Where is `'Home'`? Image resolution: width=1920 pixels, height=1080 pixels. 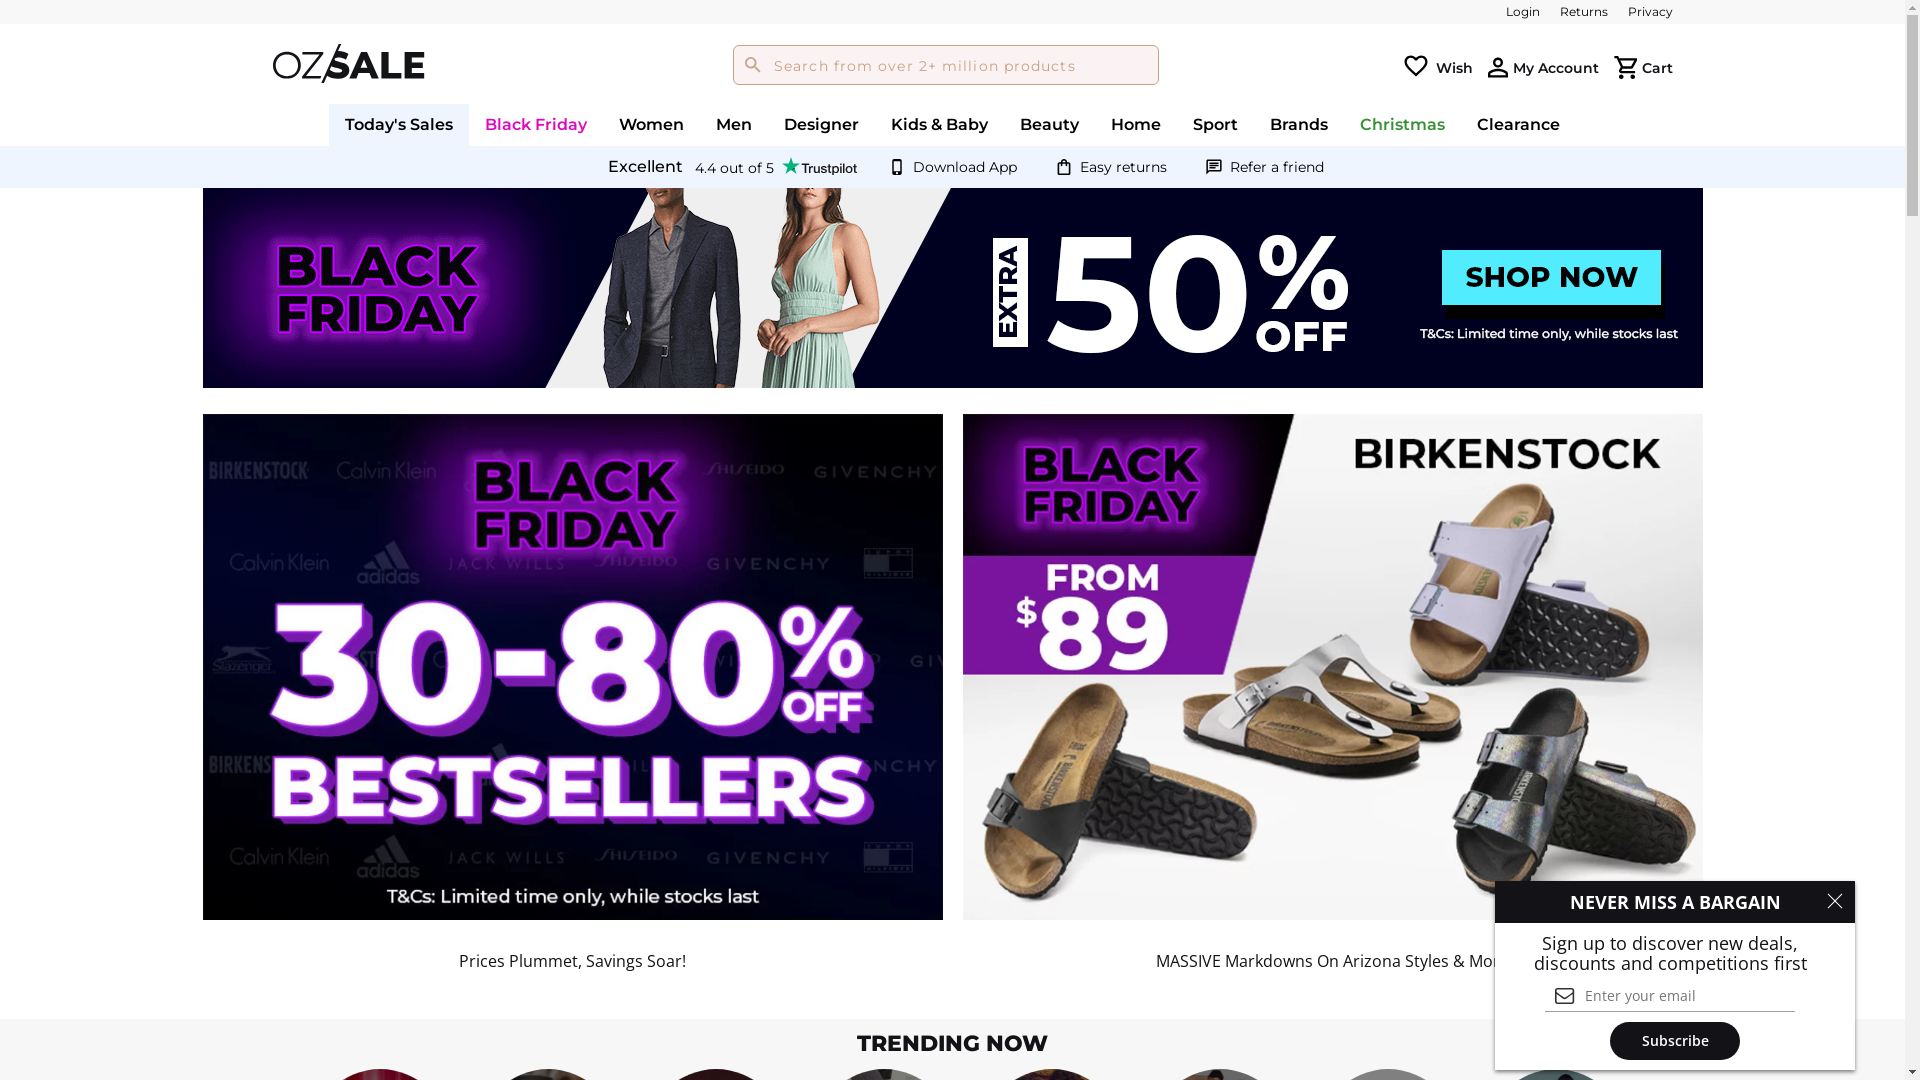 'Home' is located at coordinates (1093, 124).